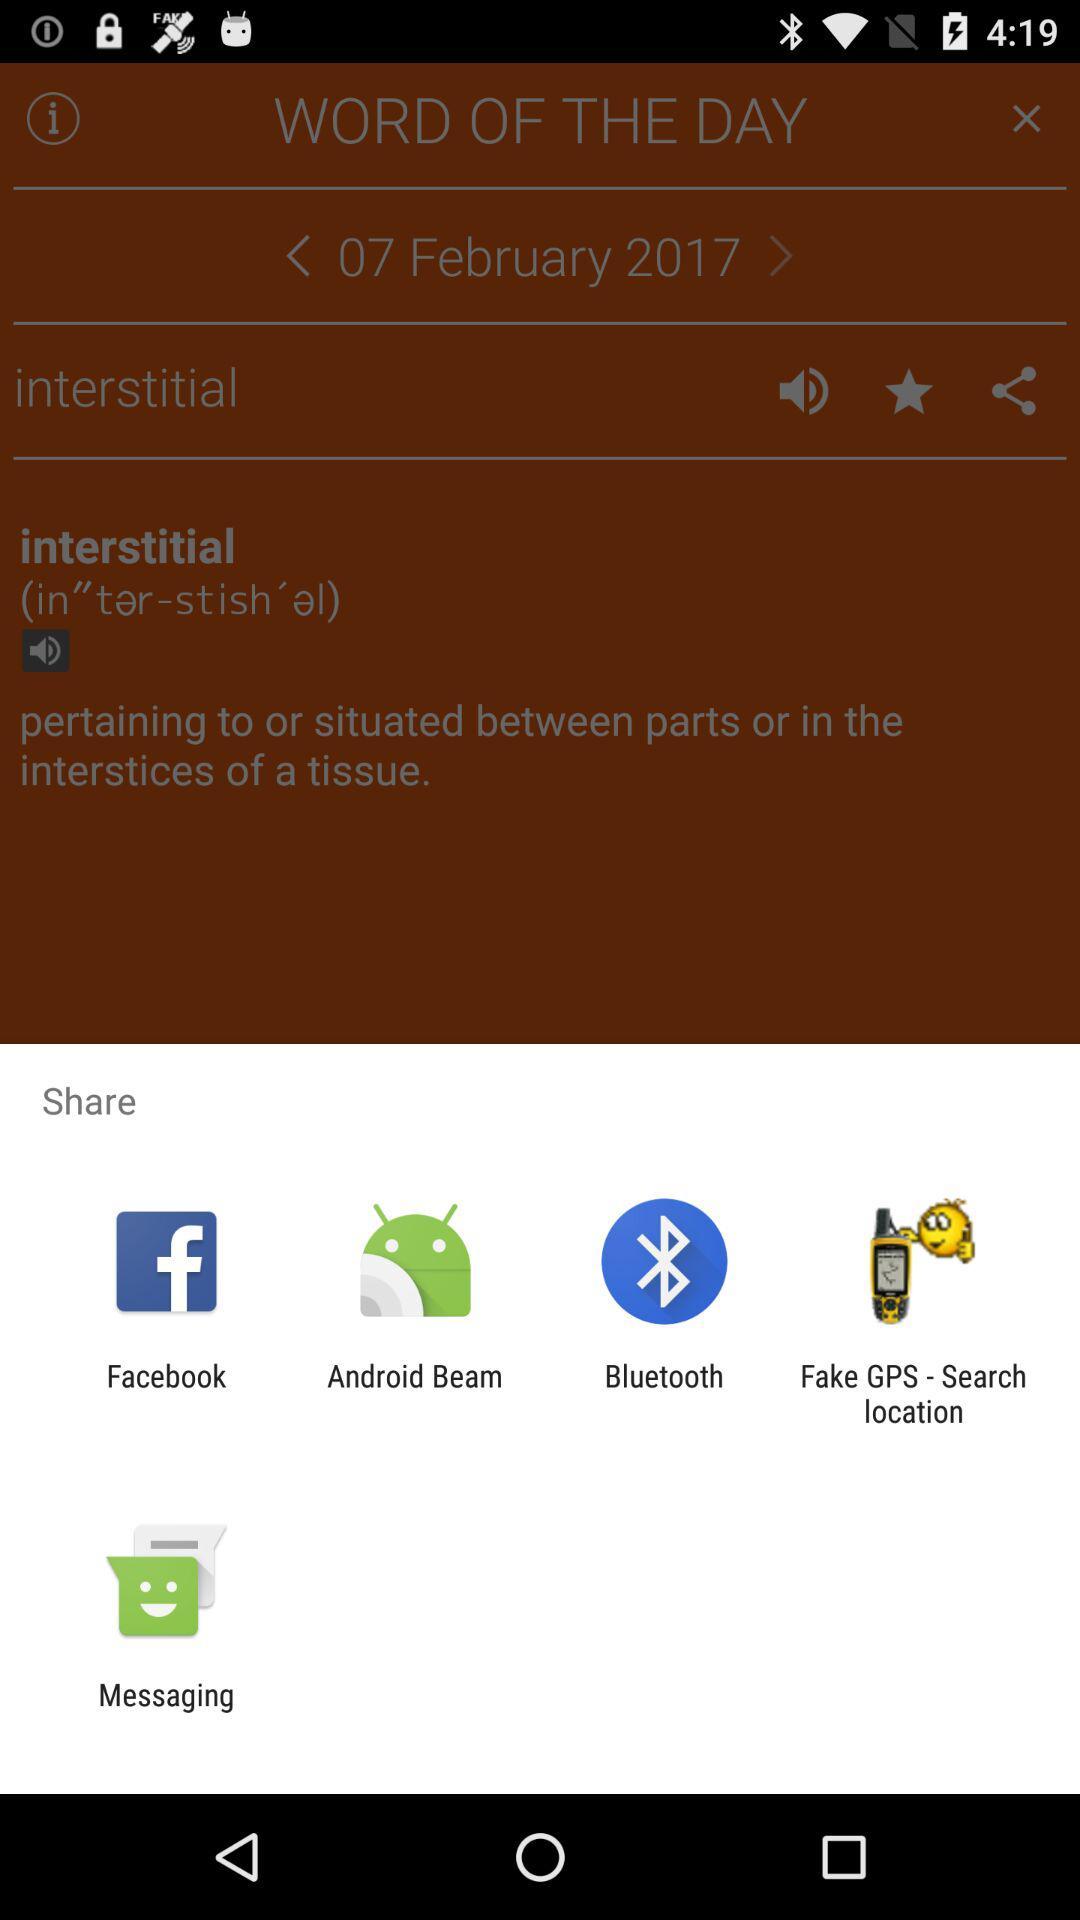 The height and width of the screenshot is (1920, 1080). Describe the element at coordinates (165, 1711) in the screenshot. I see `the messaging` at that location.